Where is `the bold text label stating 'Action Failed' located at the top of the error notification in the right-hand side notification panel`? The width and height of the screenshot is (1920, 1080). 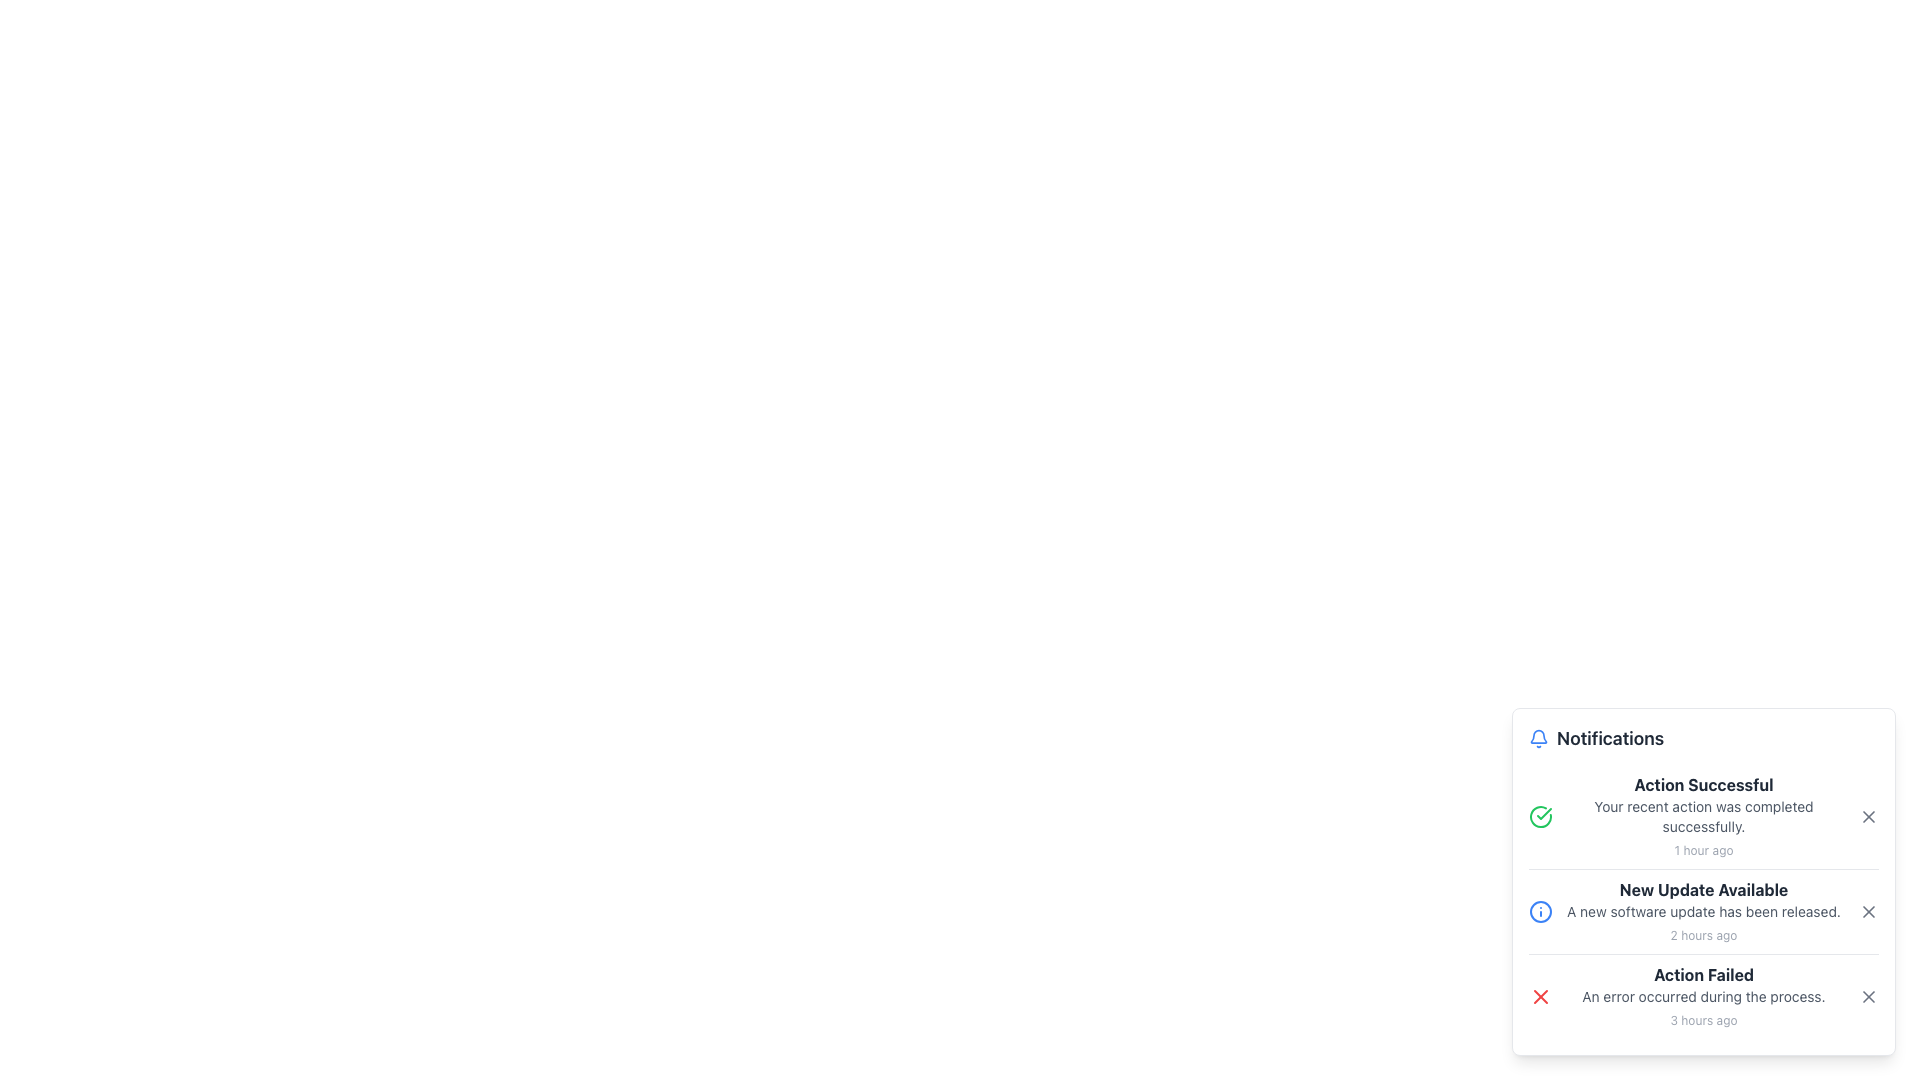 the bold text label stating 'Action Failed' located at the top of the error notification in the right-hand side notification panel is located at coordinates (1703, 974).